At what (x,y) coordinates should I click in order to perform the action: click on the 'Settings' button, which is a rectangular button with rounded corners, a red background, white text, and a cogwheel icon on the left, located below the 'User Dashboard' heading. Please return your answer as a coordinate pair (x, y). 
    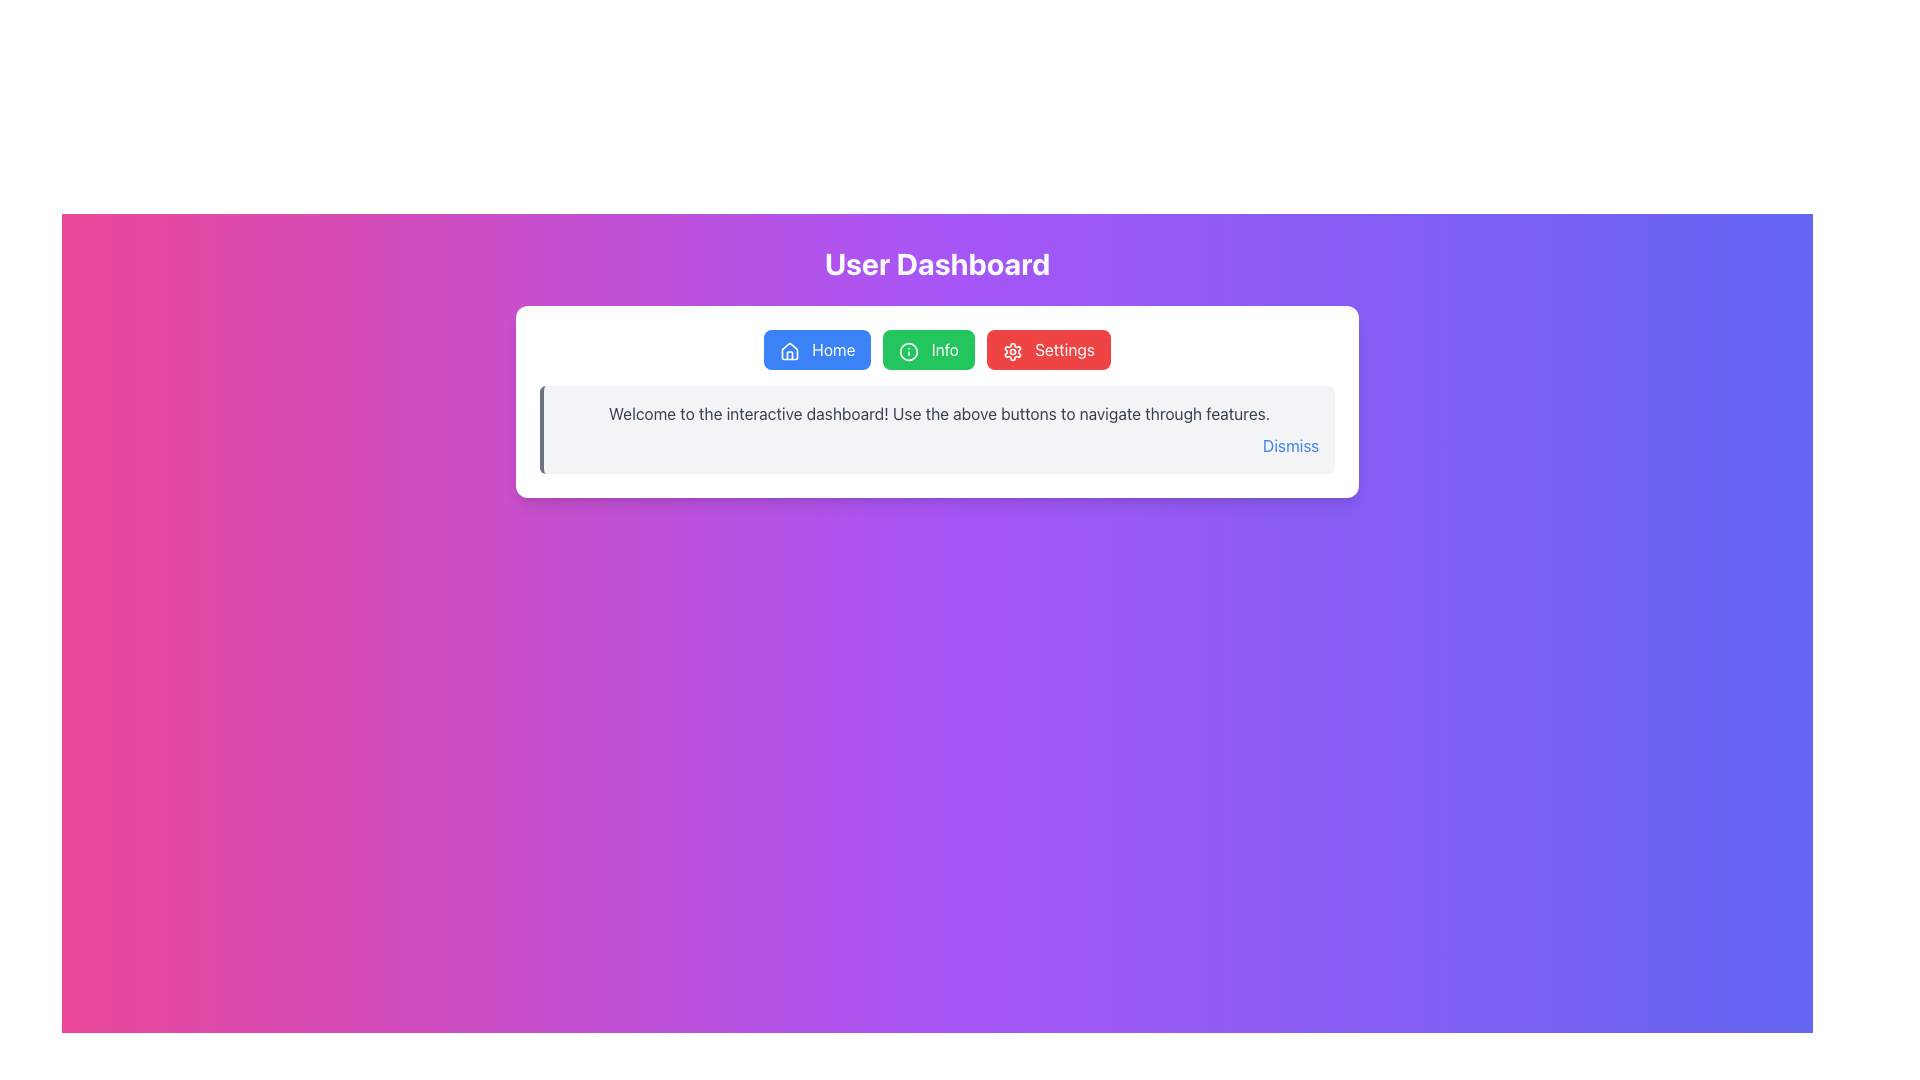
    Looking at the image, I should click on (1047, 349).